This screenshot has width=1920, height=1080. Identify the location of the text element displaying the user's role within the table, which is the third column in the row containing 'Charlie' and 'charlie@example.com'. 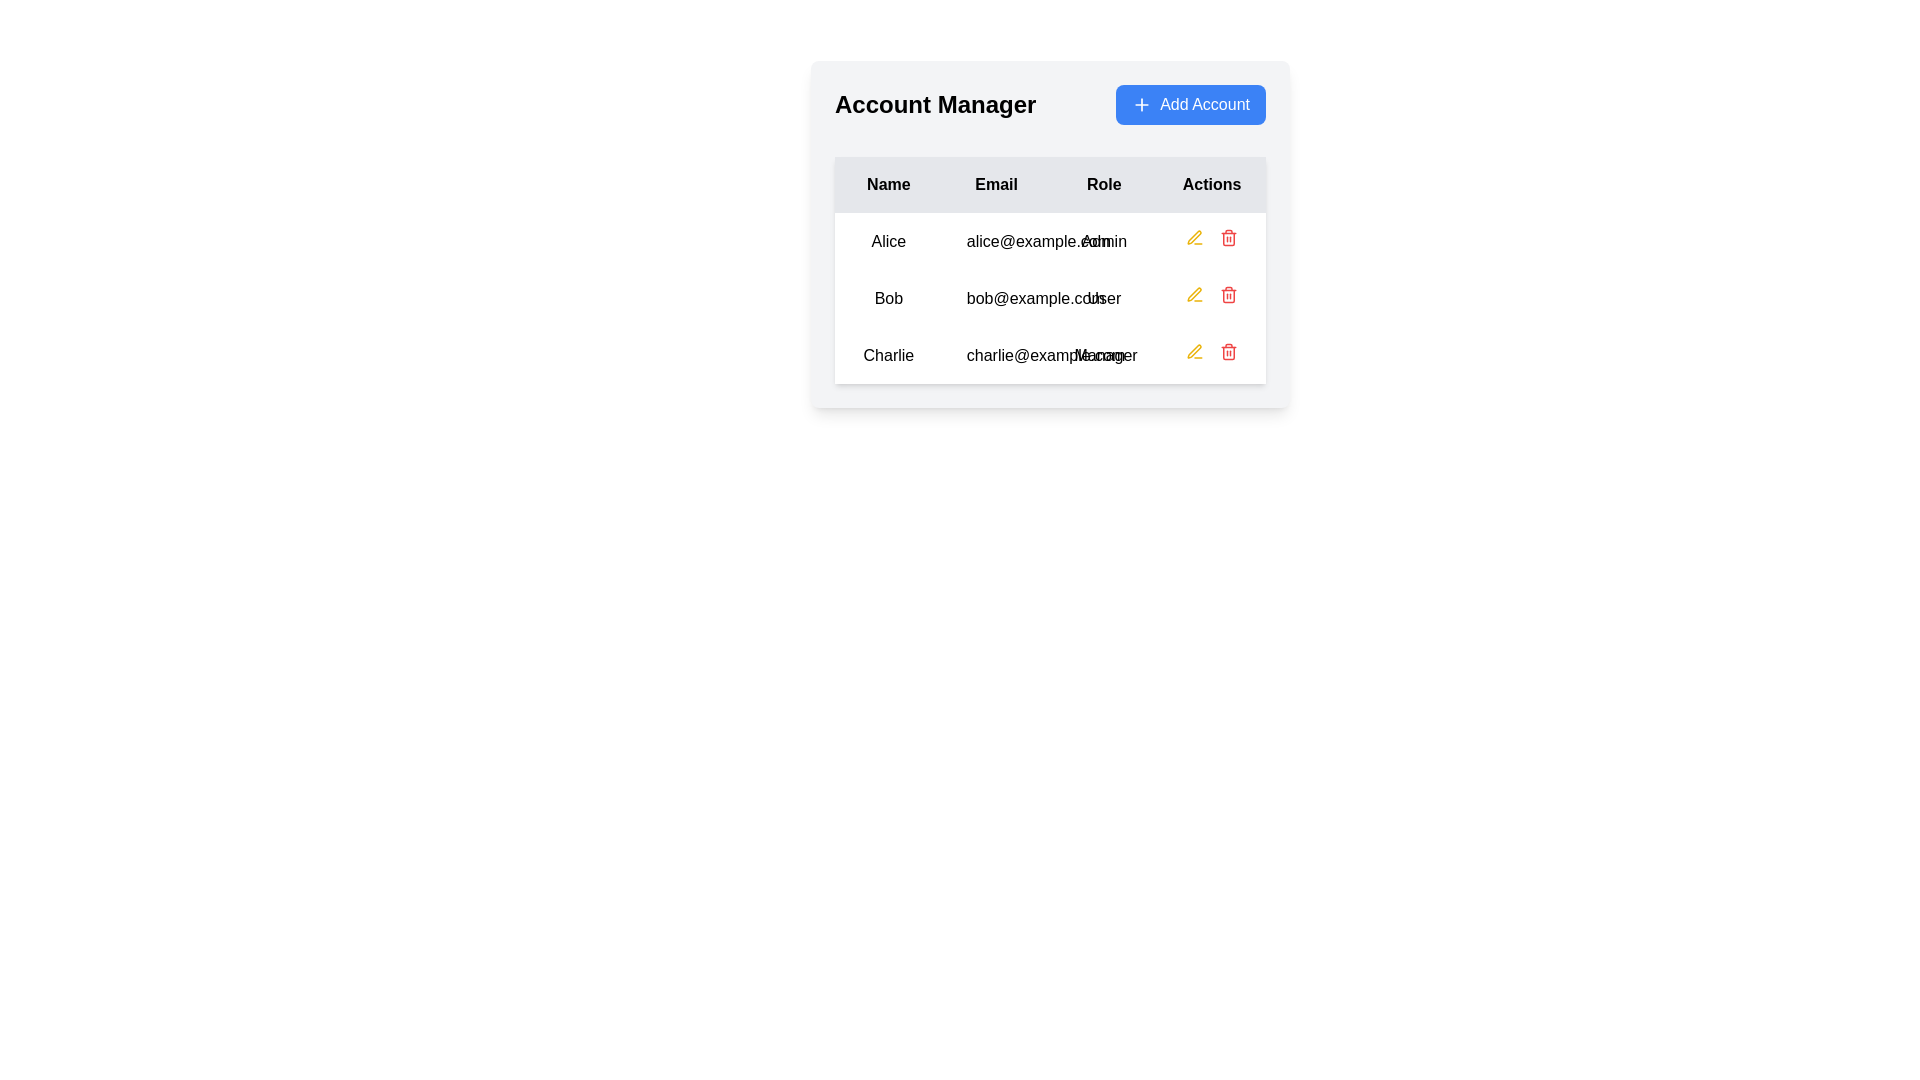
(1103, 354).